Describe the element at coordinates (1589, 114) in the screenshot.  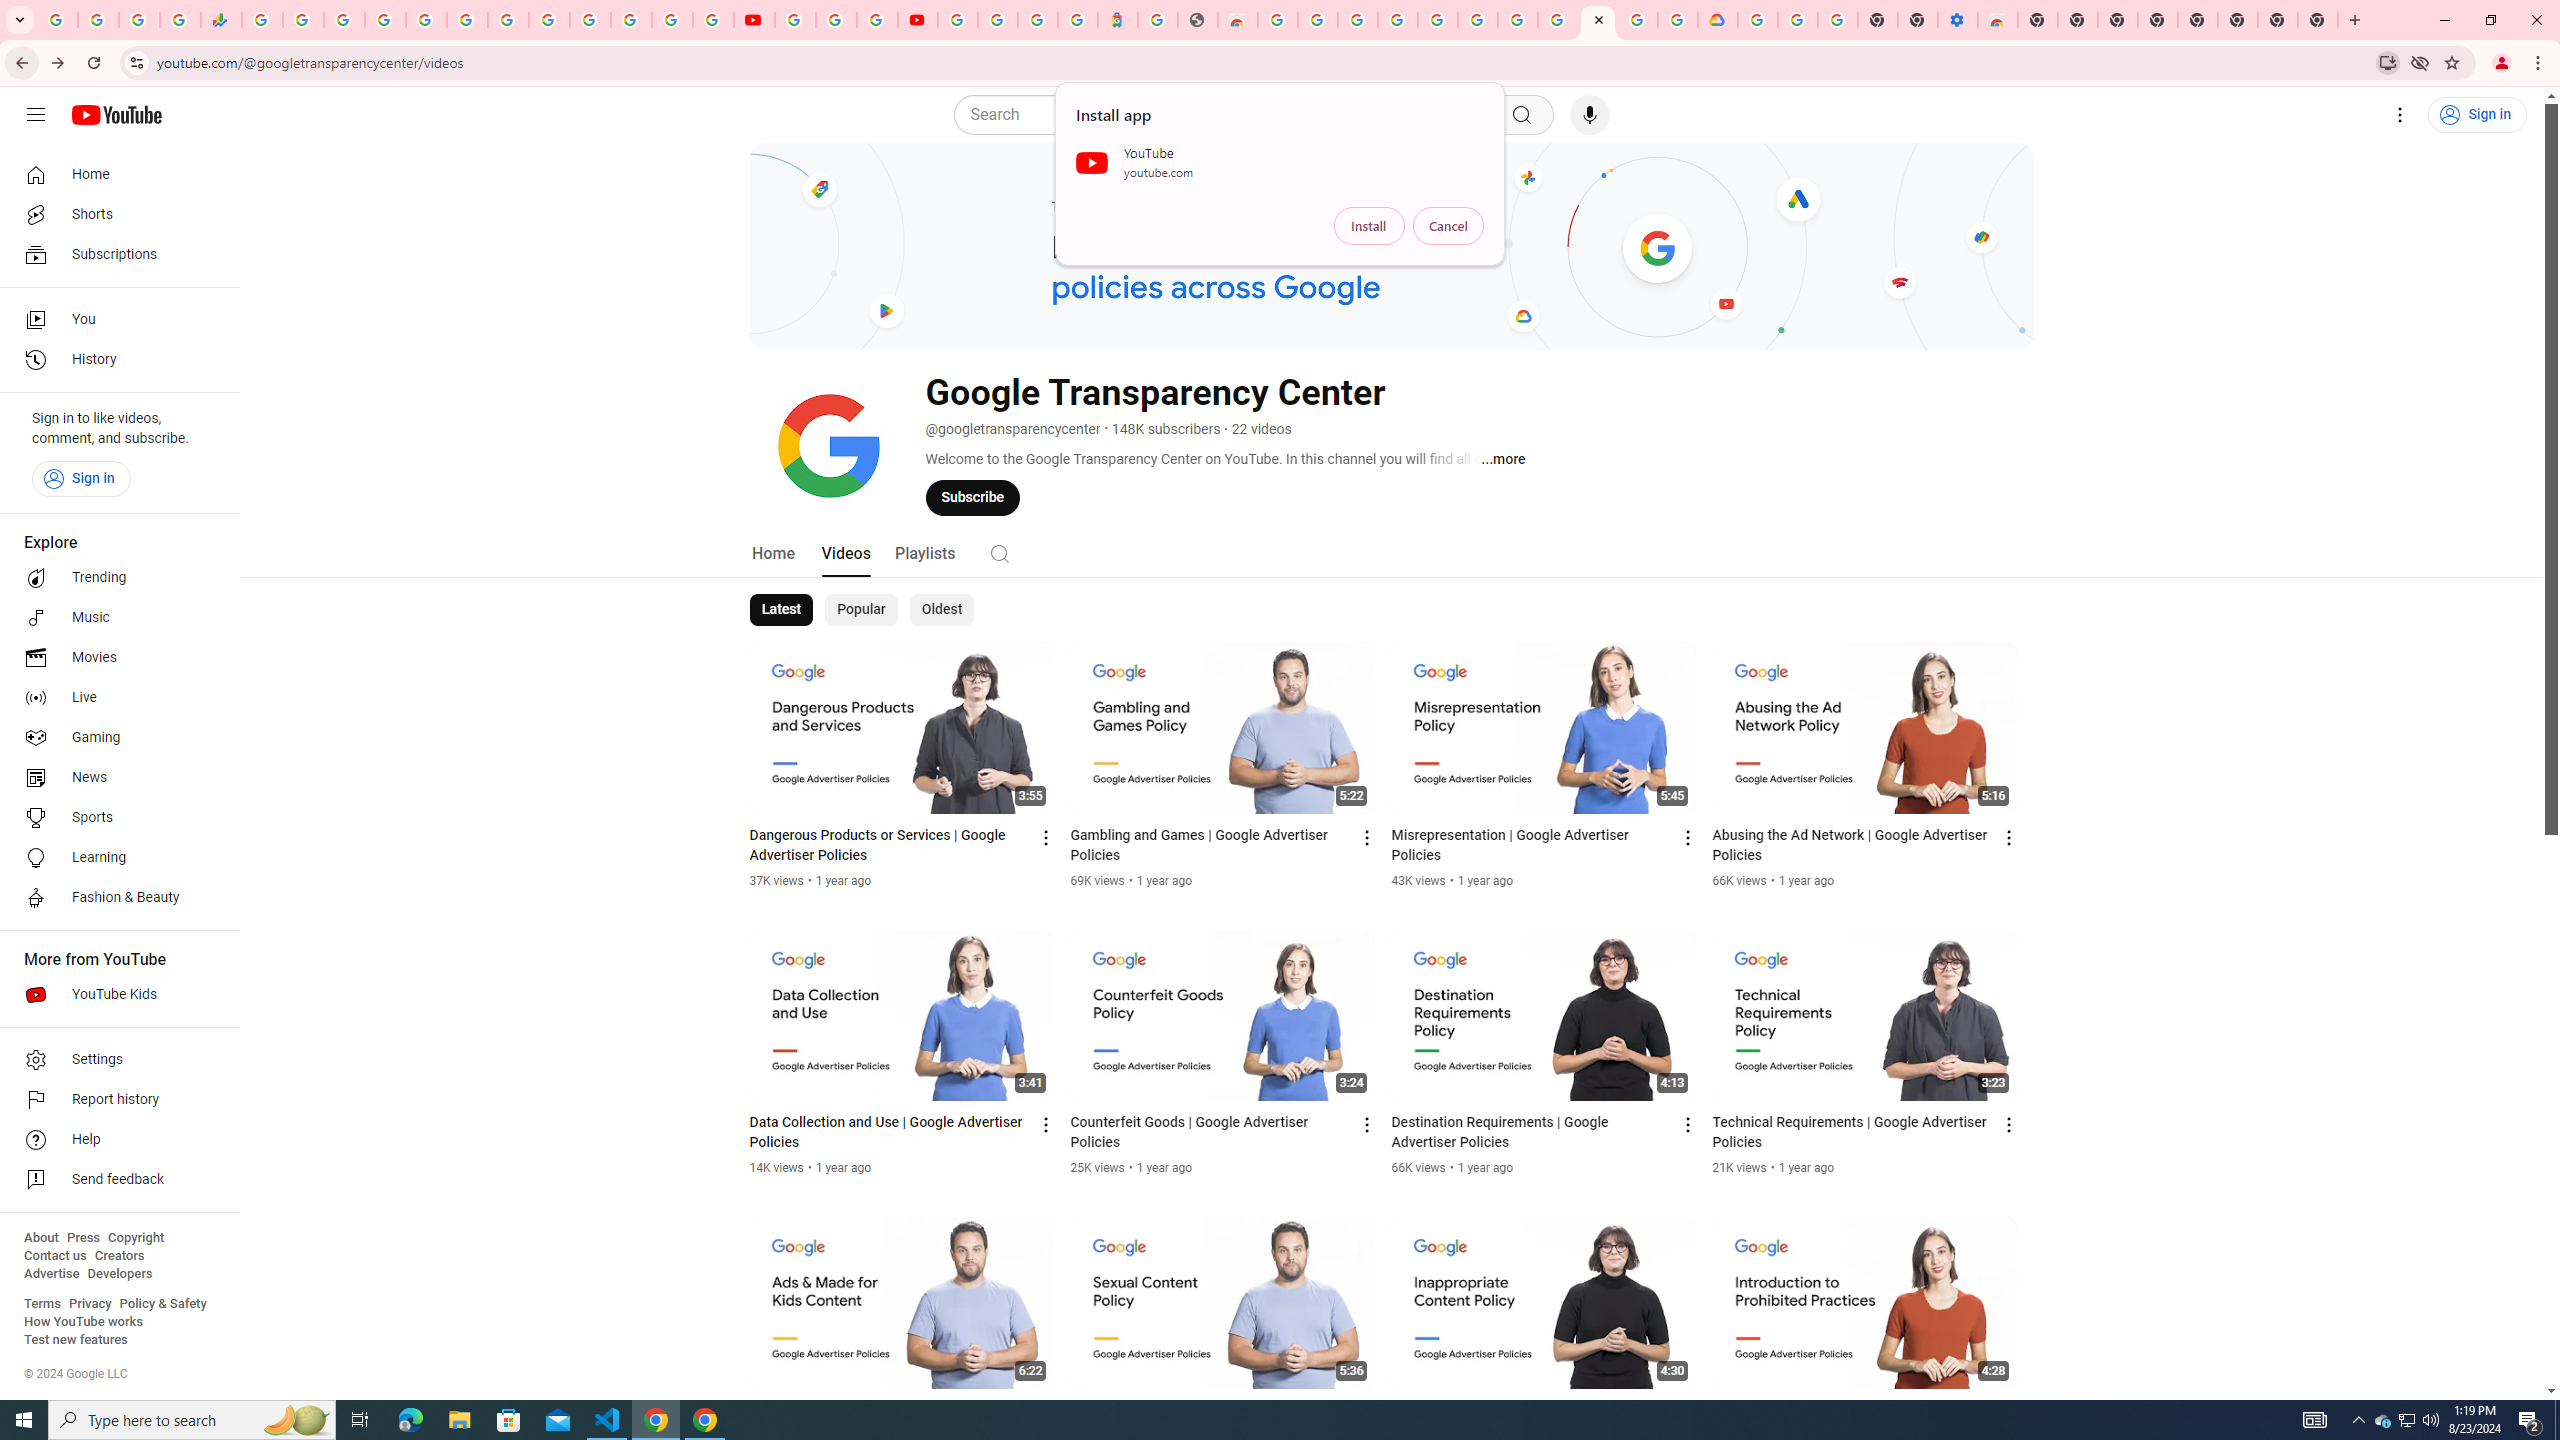
I see `'Search with your voice'` at that location.